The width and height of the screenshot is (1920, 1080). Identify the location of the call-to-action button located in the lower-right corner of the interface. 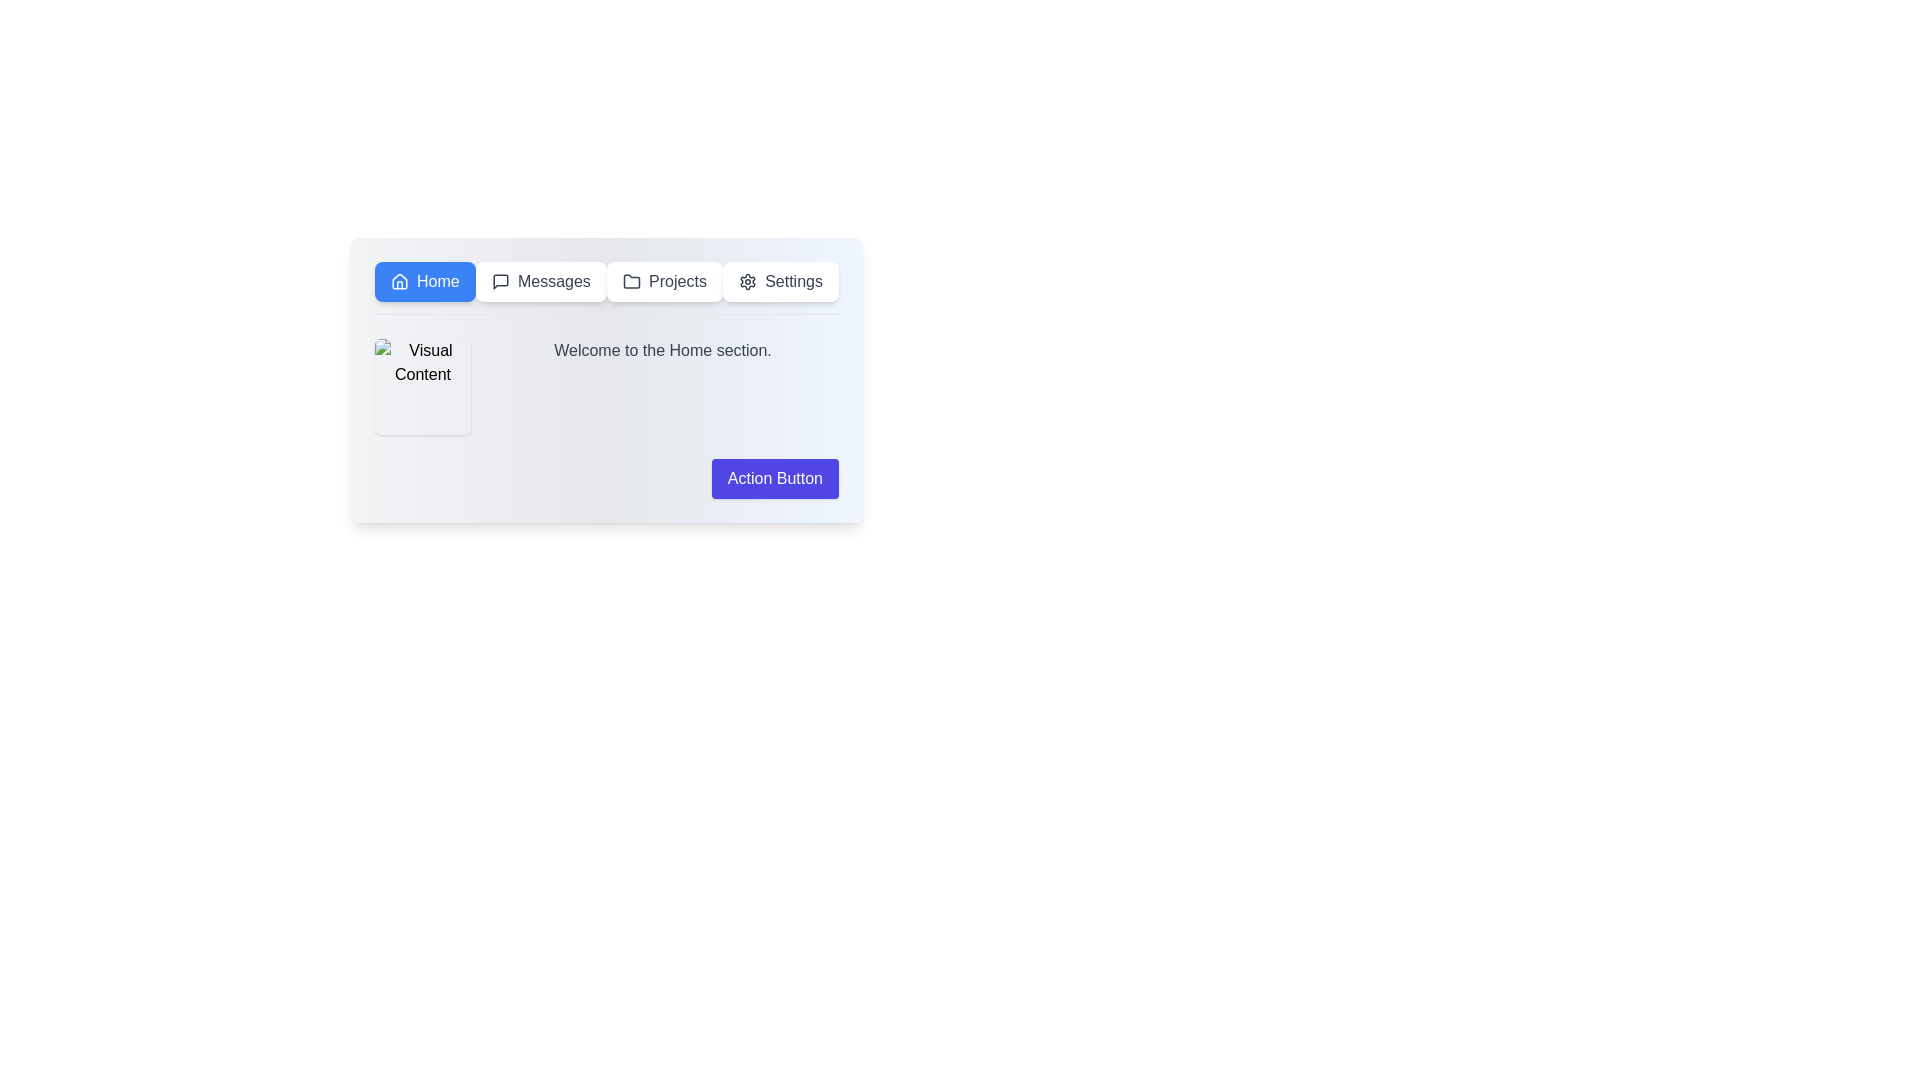
(774, 478).